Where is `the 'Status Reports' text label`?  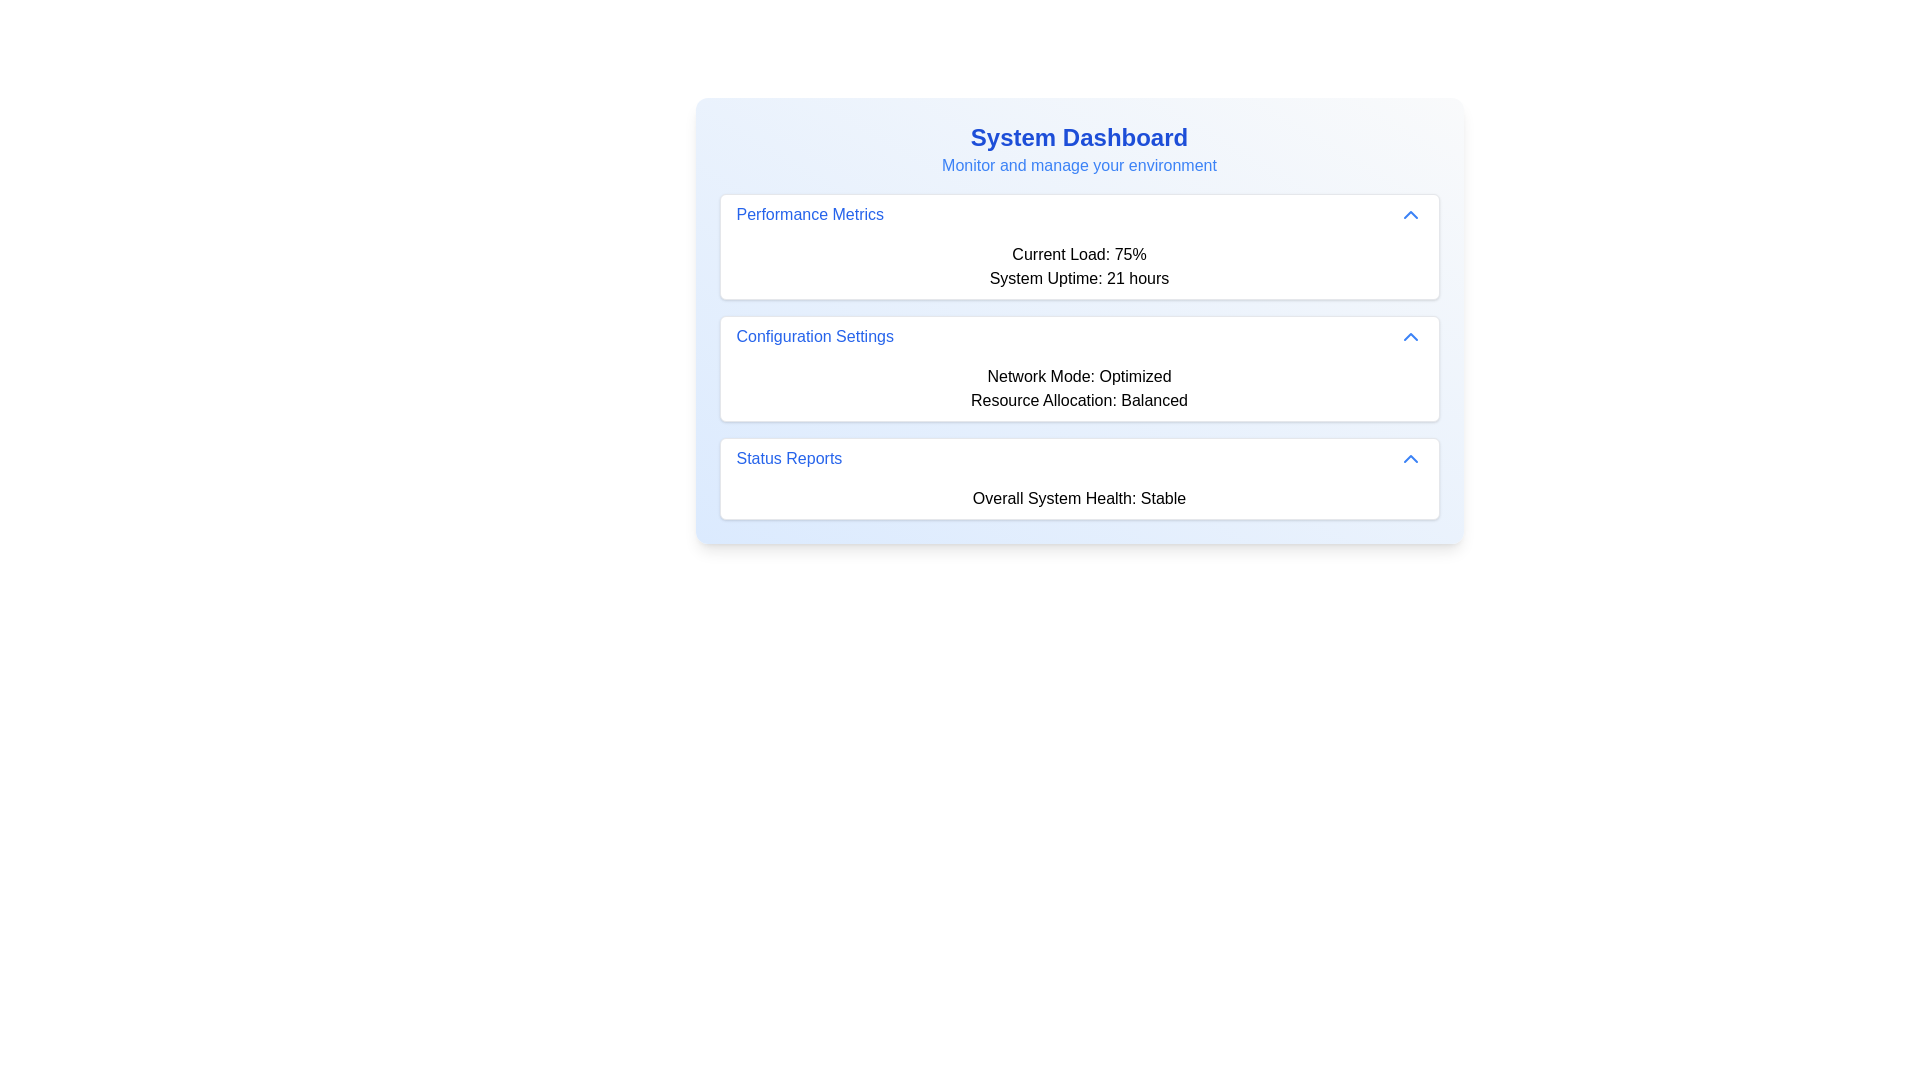 the 'Status Reports' text label is located at coordinates (788, 459).